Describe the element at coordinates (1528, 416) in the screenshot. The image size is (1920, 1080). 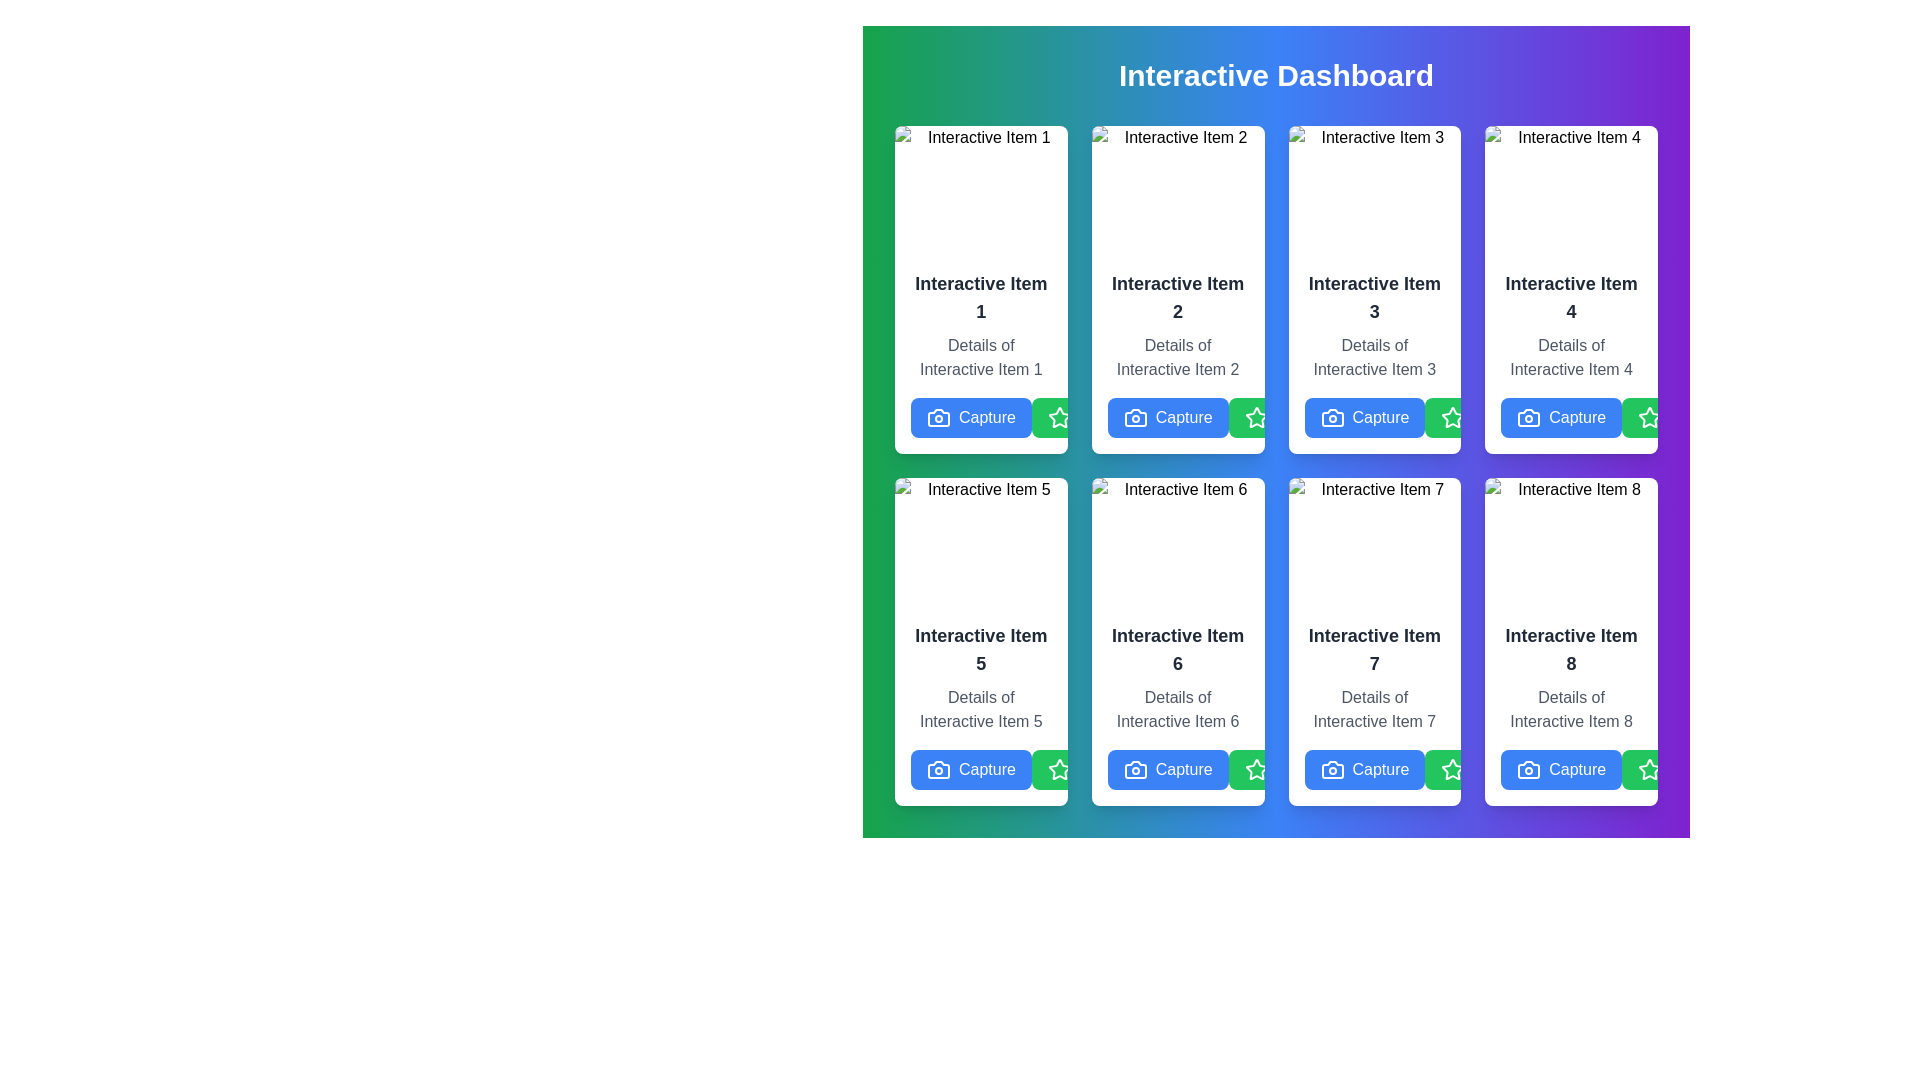
I see `the 'Capture' button, which features a flat, minimalistic camera icon on a blue background, located in the bottom-right corner of the button grid` at that location.